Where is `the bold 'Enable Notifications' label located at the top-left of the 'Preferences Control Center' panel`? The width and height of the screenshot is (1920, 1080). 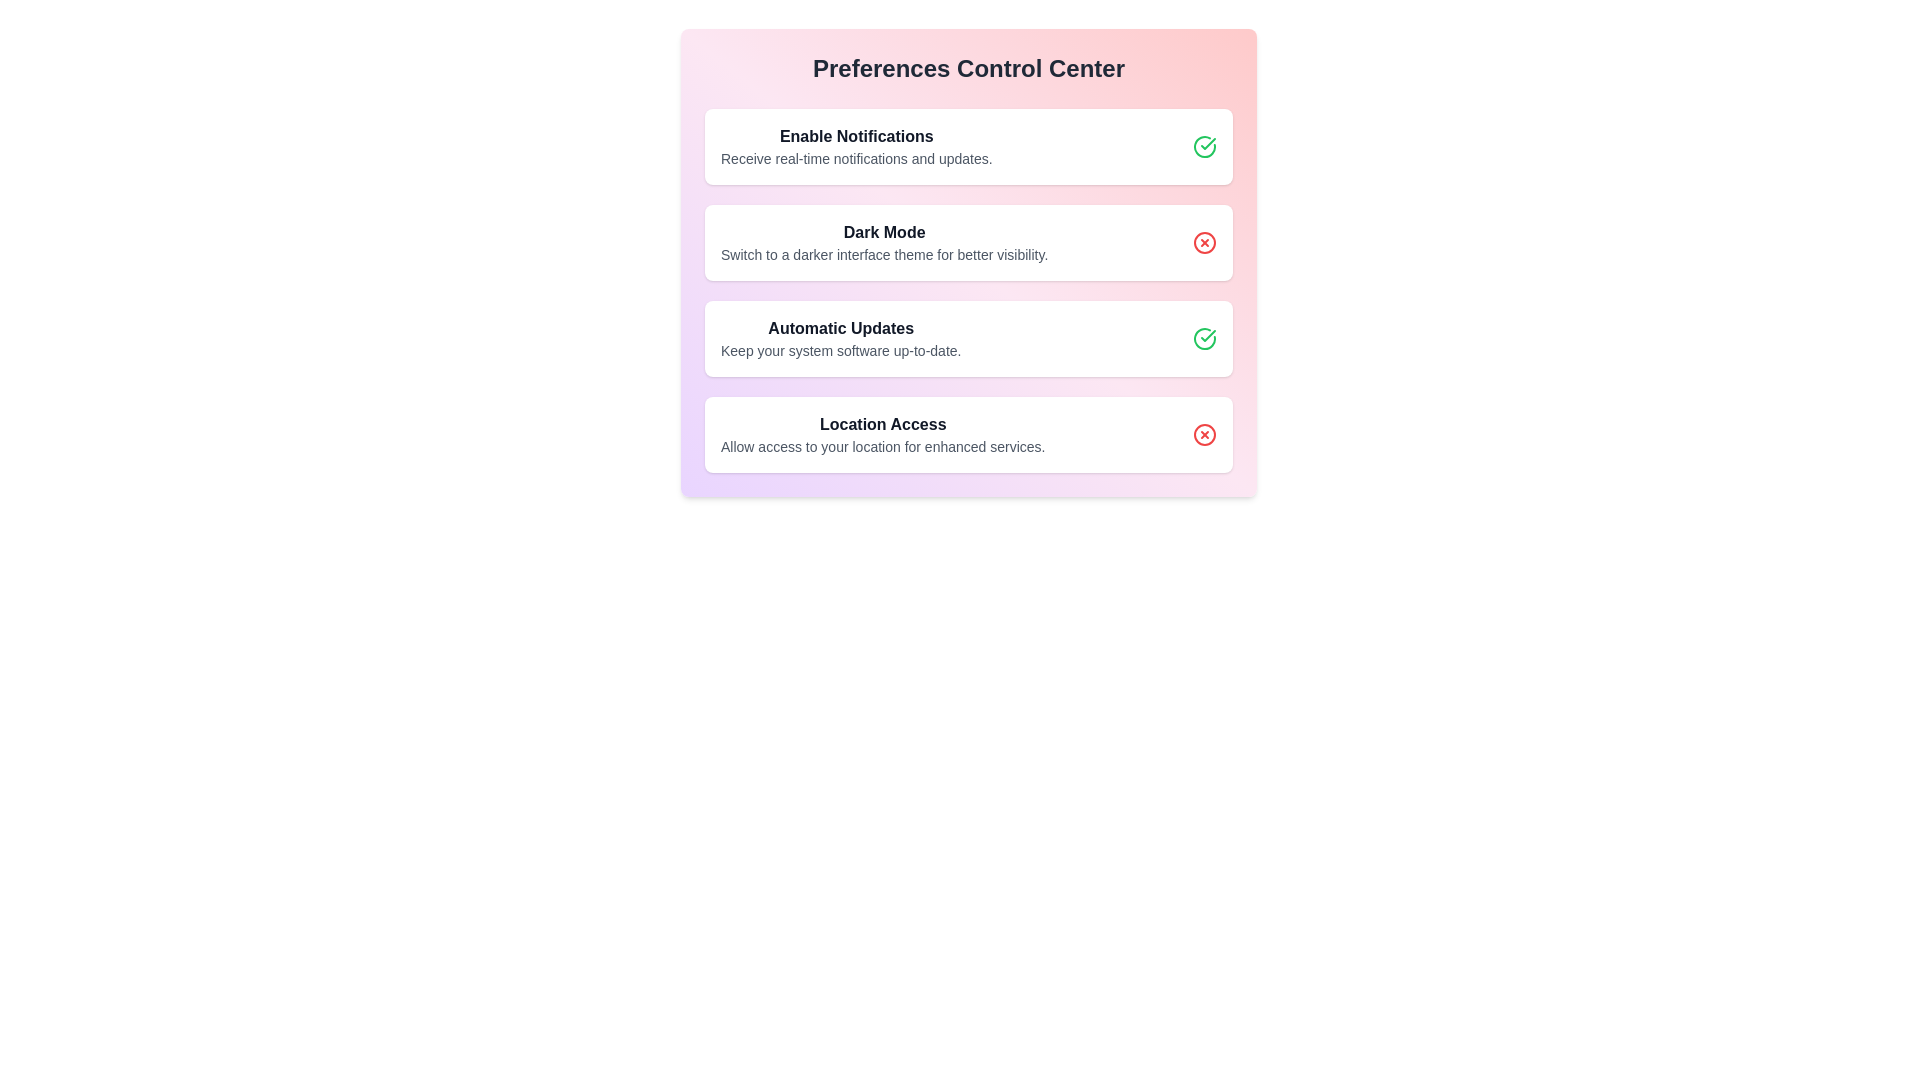
the bold 'Enable Notifications' label located at the top-left of the 'Preferences Control Center' panel is located at coordinates (856, 136).